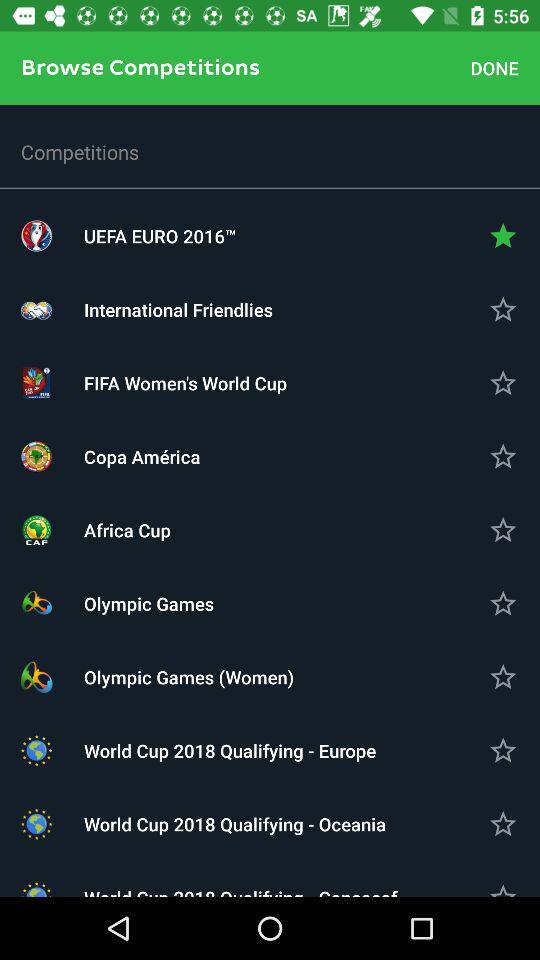 The image size is (540, 960). Describe the element at coordinates (270, 456) in the screenshot. I see `icon above africa cup icon` at that location.